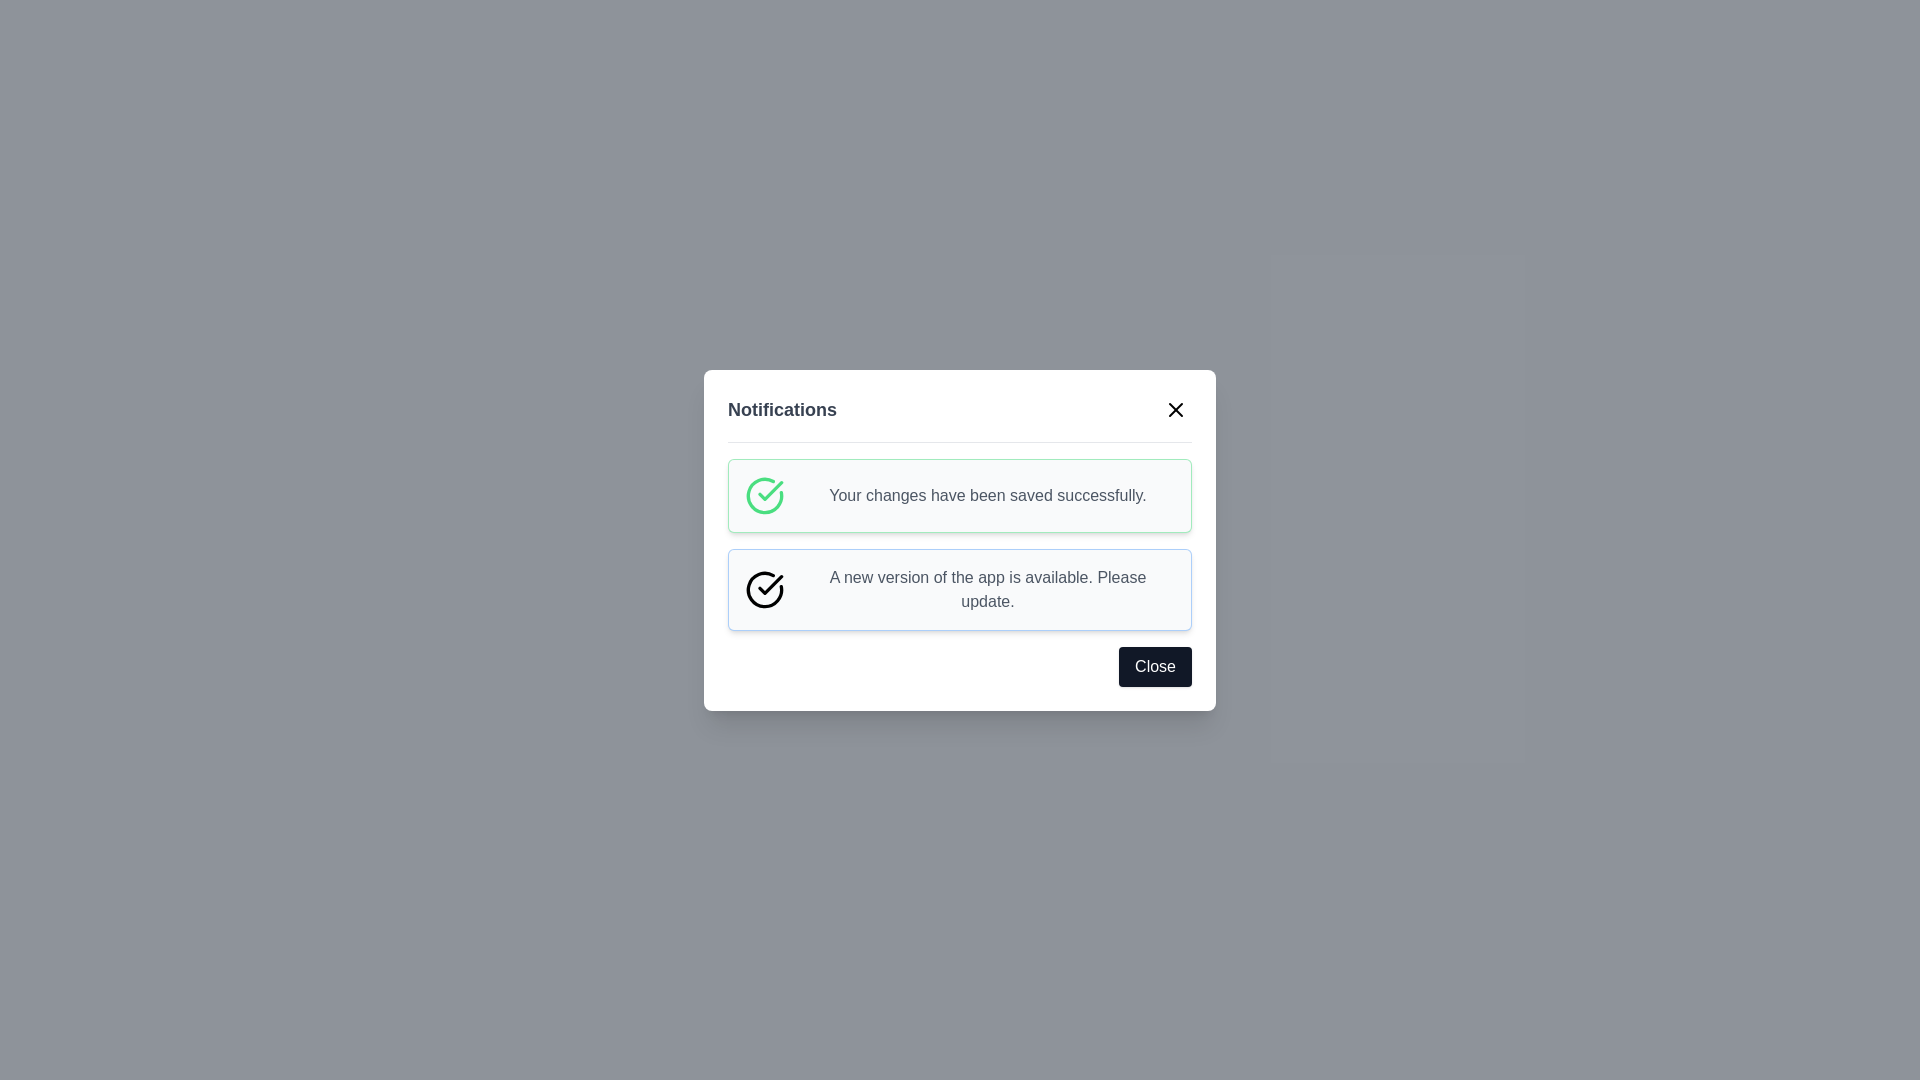  Describe the element at coordinates (781, 408) in the screenshot. I see `text content of the 'Notifications' label located in the header of the modal, which serves as the title providing context for the notifications` at that location.